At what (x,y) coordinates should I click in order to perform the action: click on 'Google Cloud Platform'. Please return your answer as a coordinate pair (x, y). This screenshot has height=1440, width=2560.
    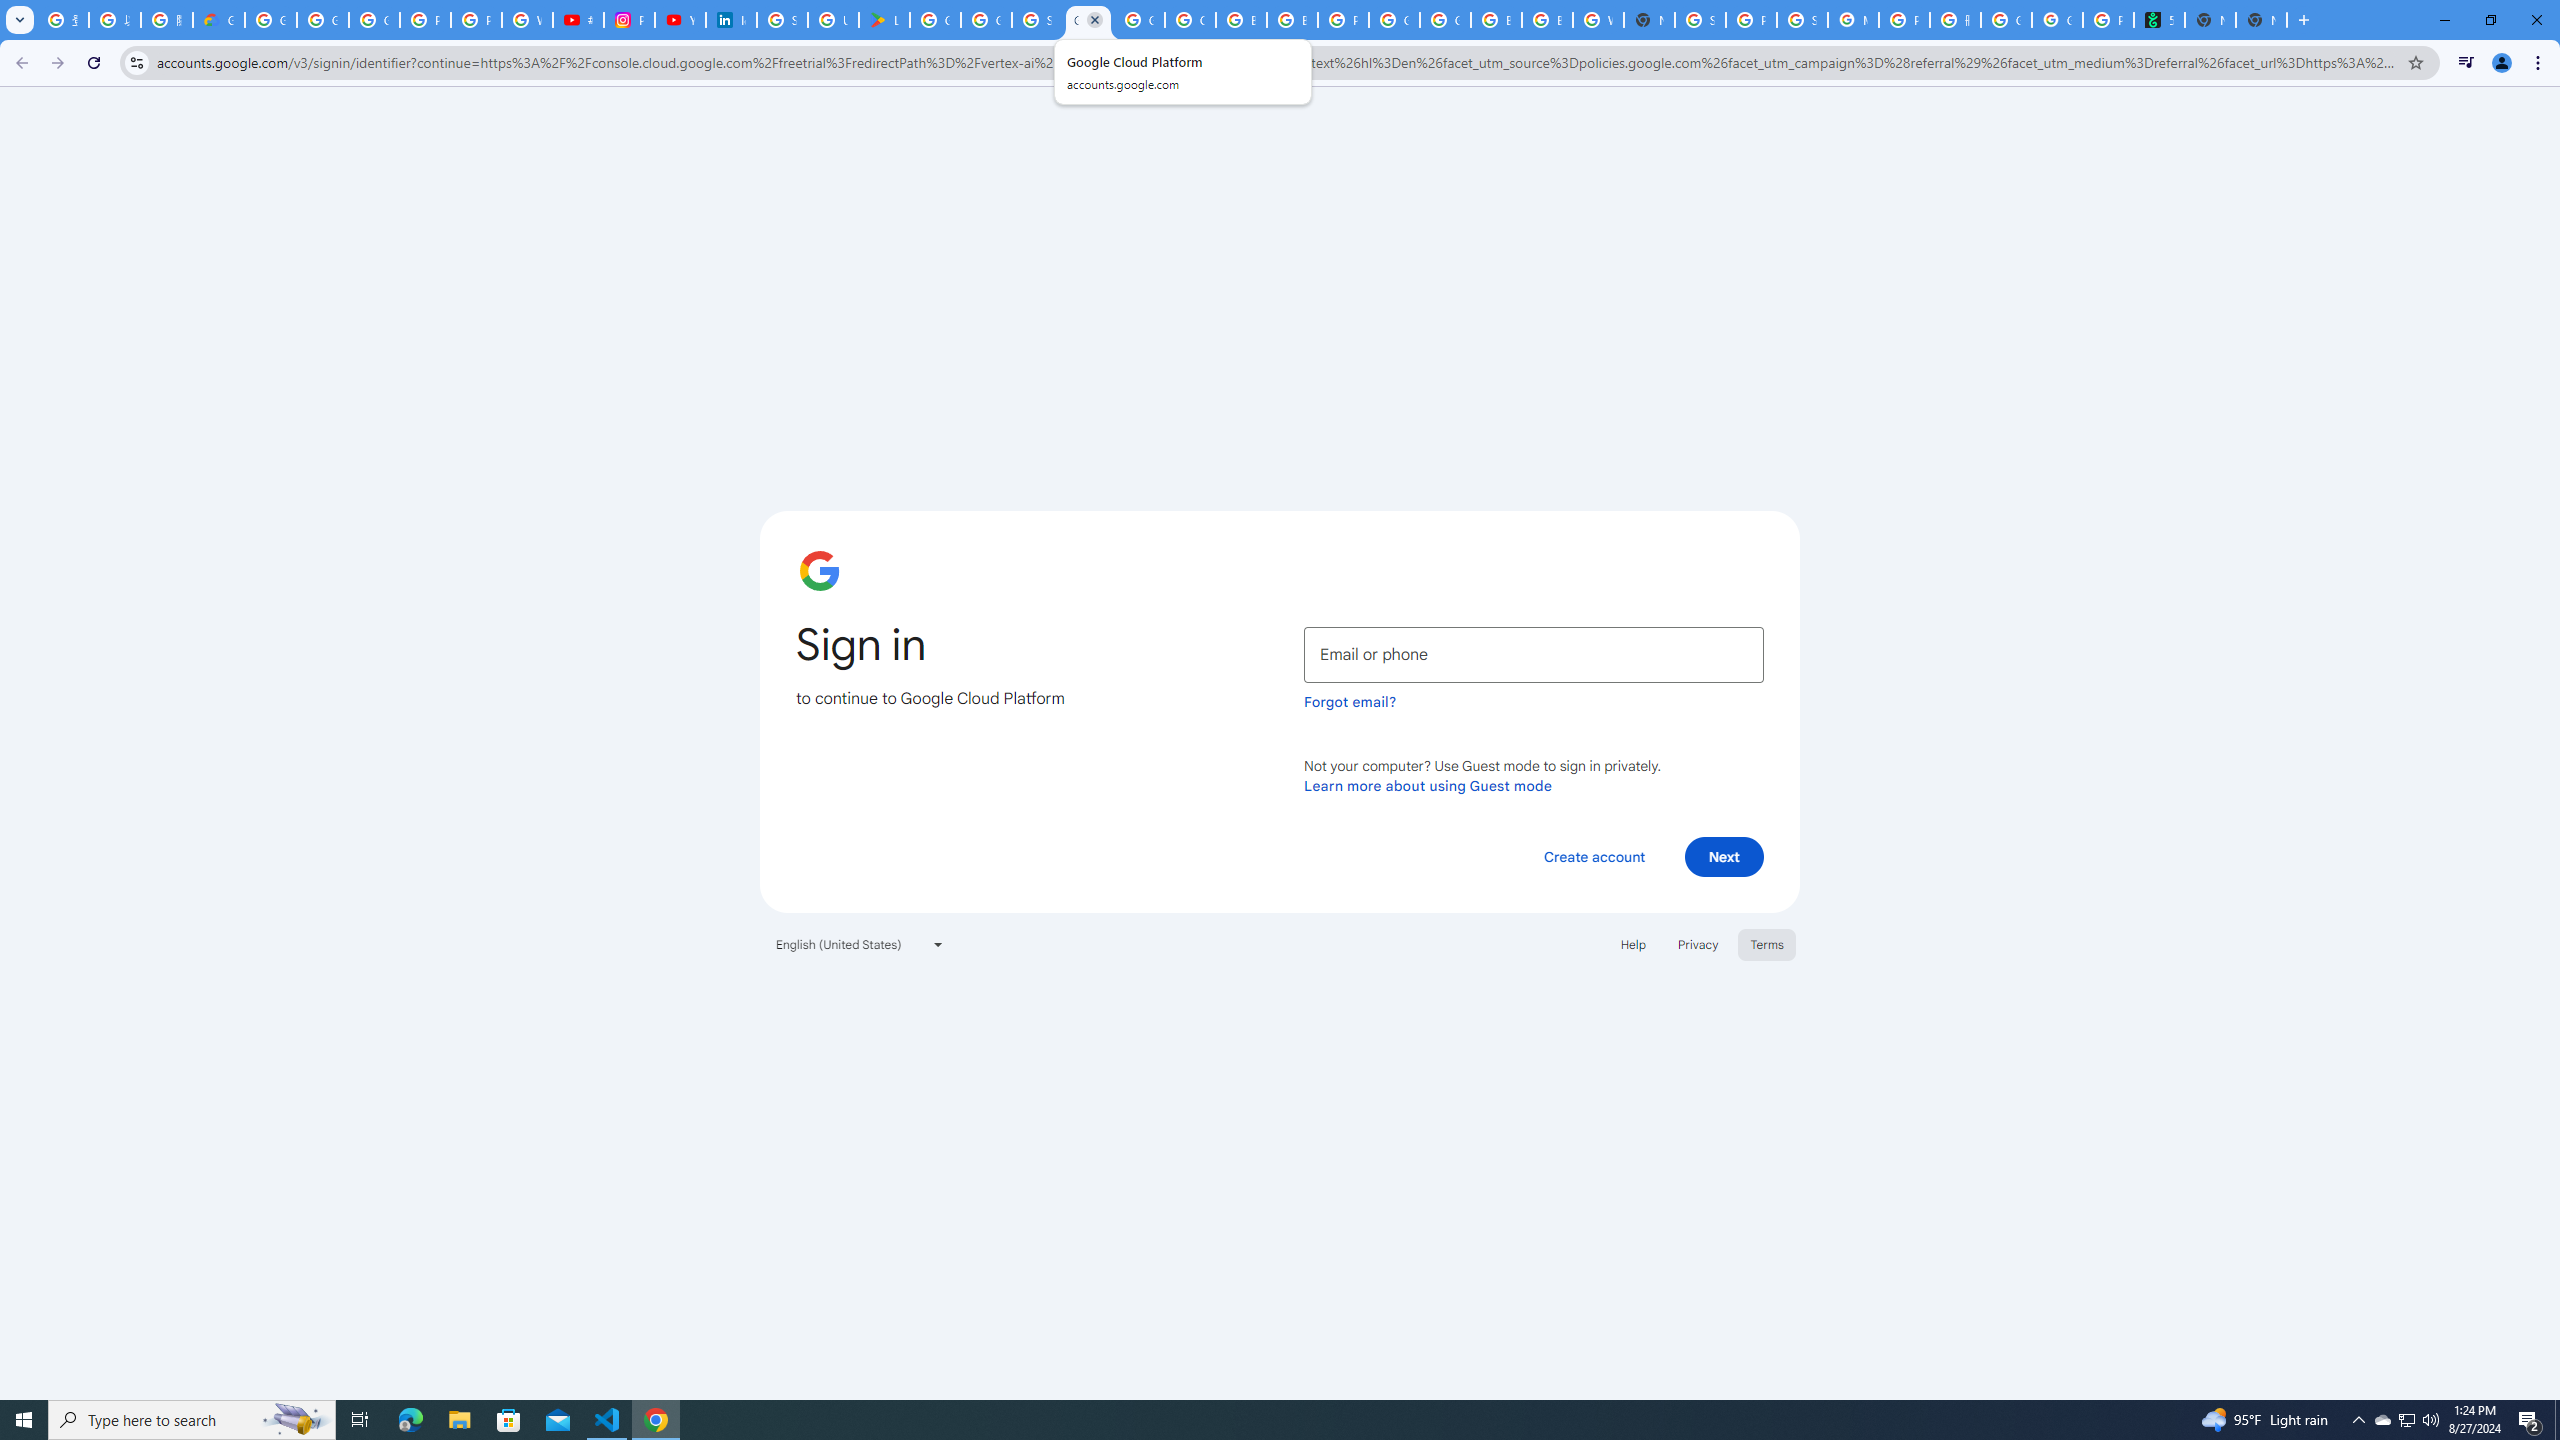
    Looking at the image, I should click on (1088, 19).